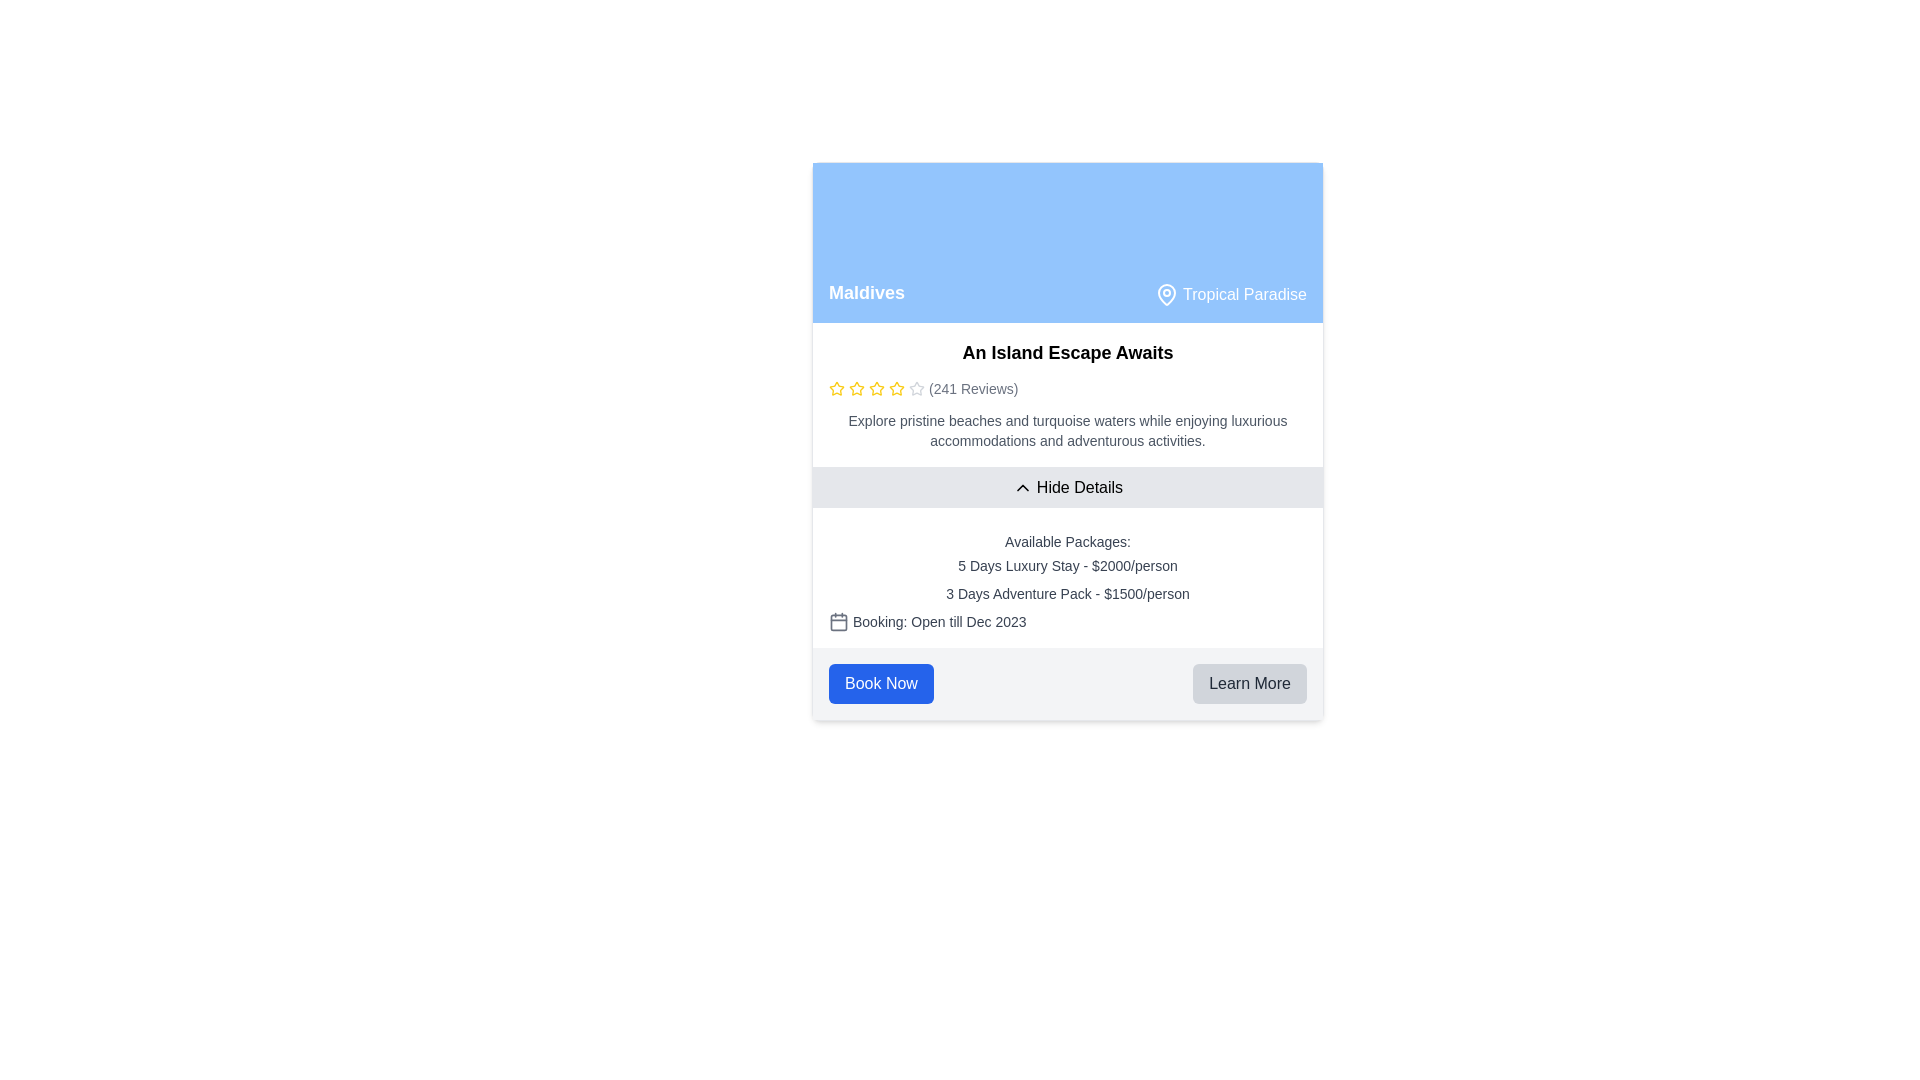  What do you see at coordinates (896, 388) in the screenshot?
I see `the first star icon in the rating group below the title 'An Island Escape Awaits' to provide a rating` at bounding box center [896, 388].